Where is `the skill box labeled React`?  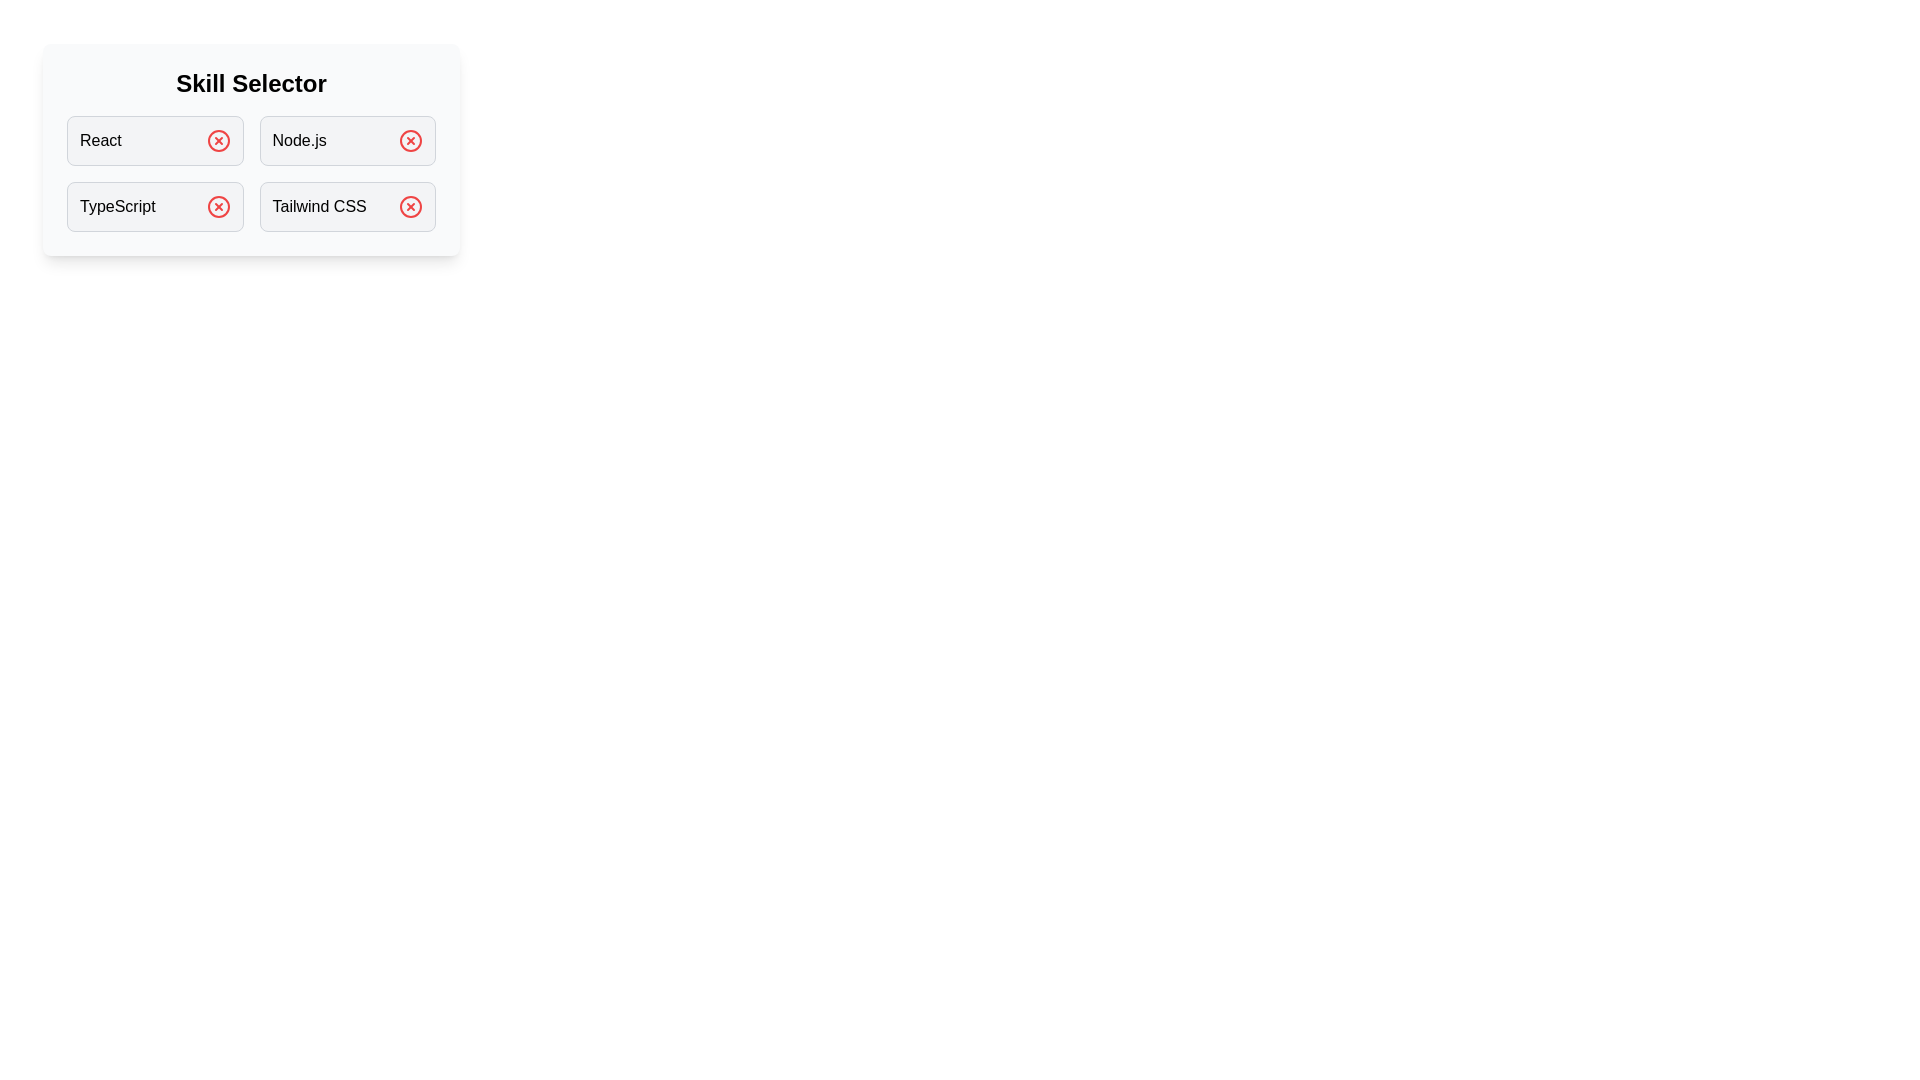
the skill box labeled React is located at coordinates (154, 140).